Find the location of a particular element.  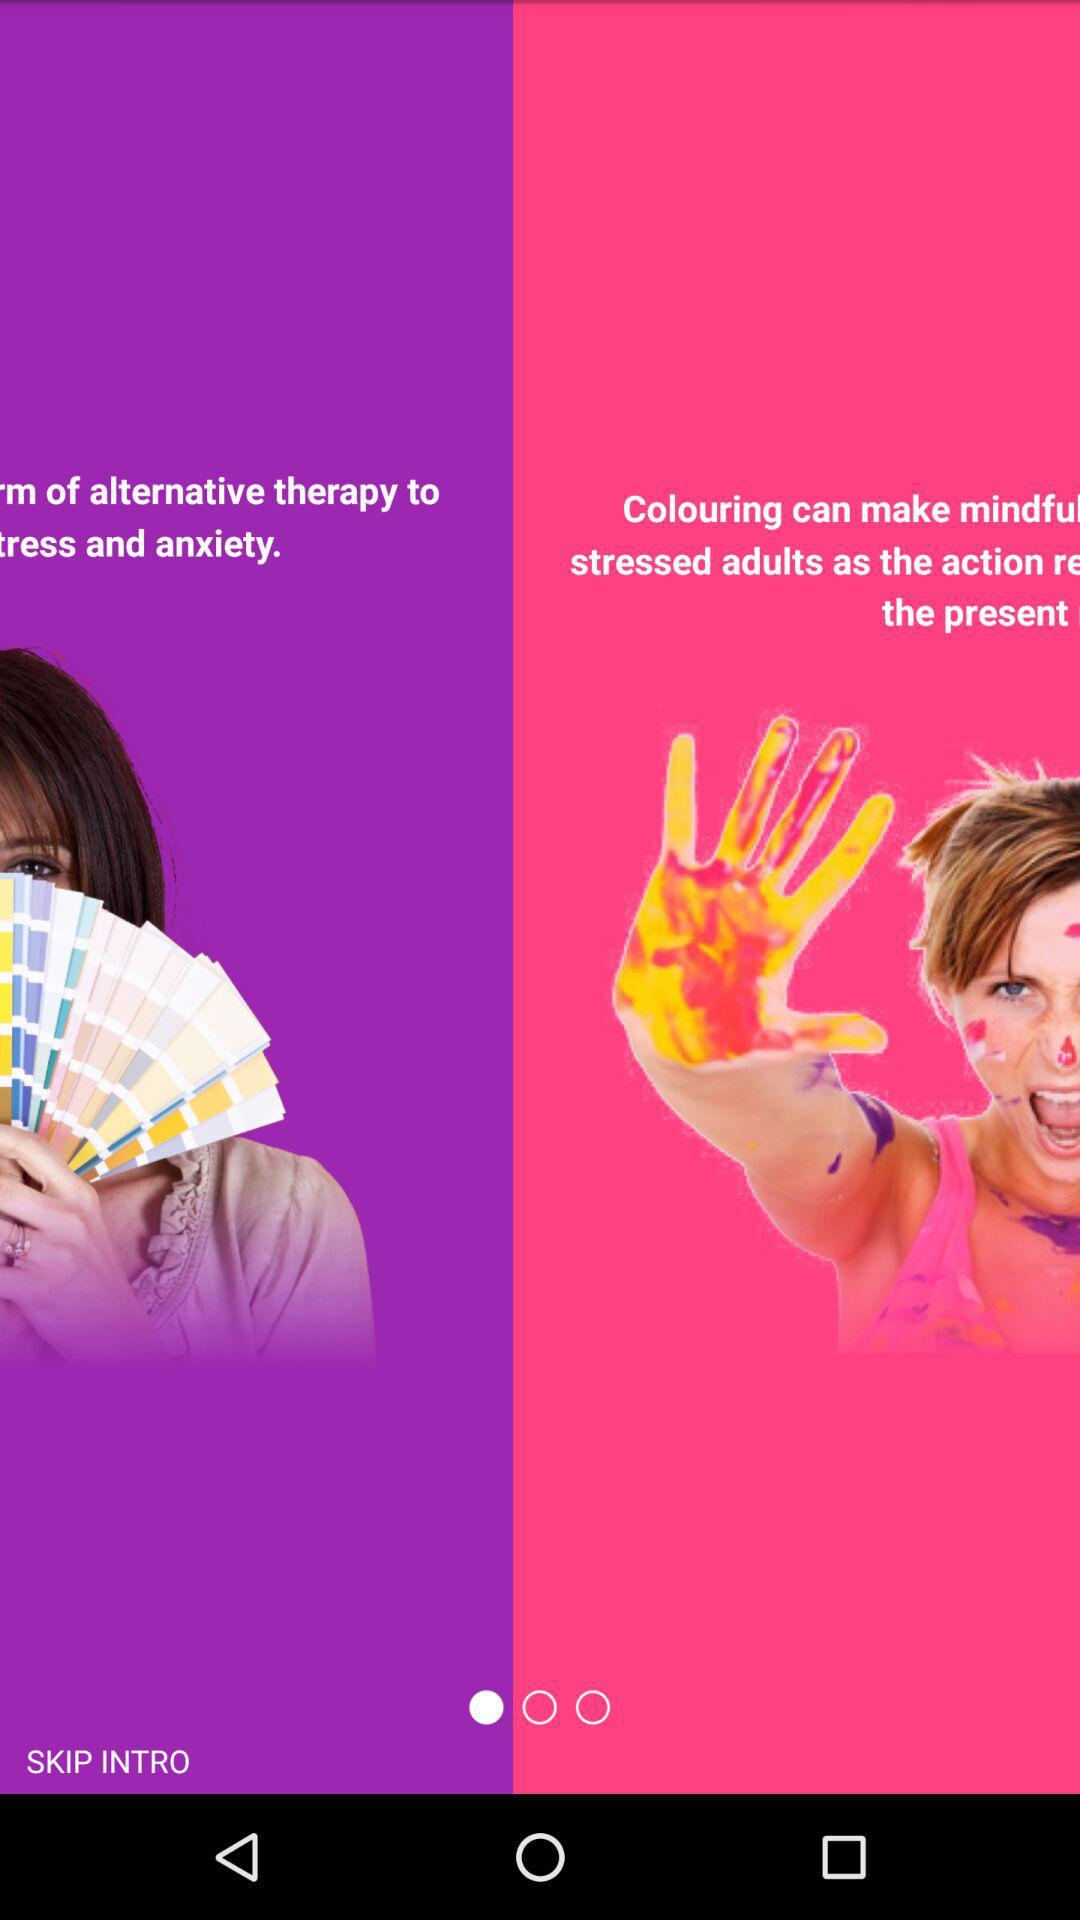

item at the bottom left corner is located at coordinates (108, 1758).